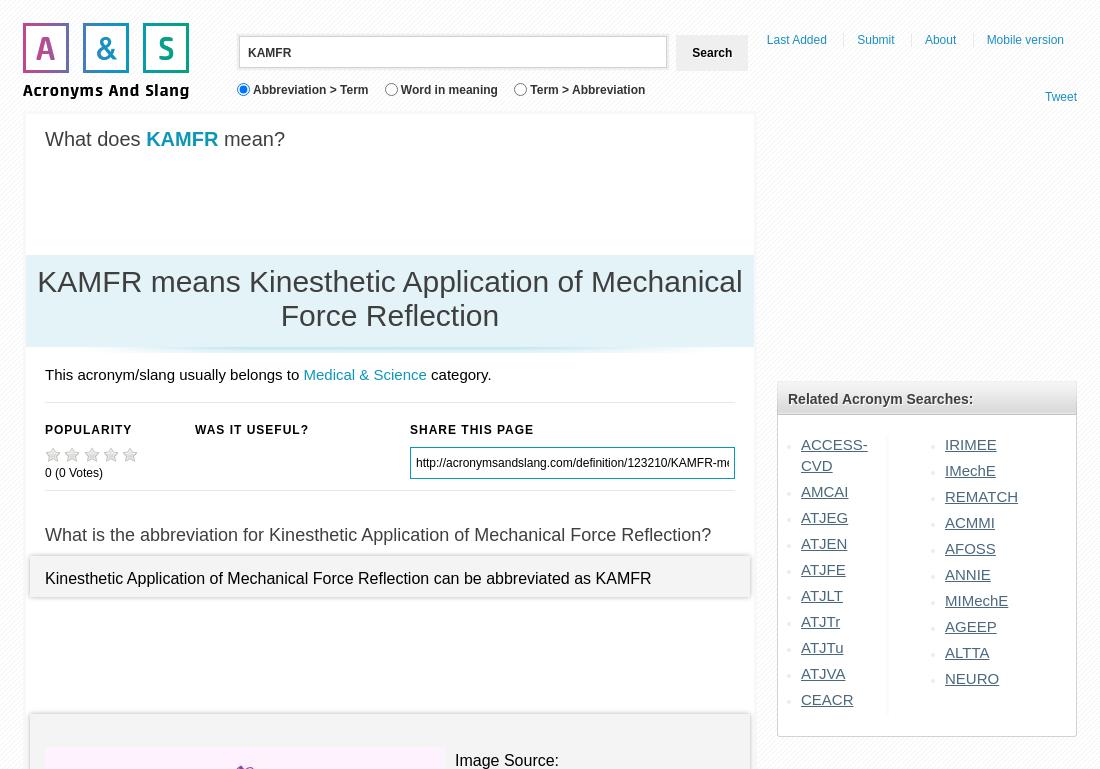  Describe the element at coordinates (795, 39) in the screenshot. I see `'Last Added'` at that location.